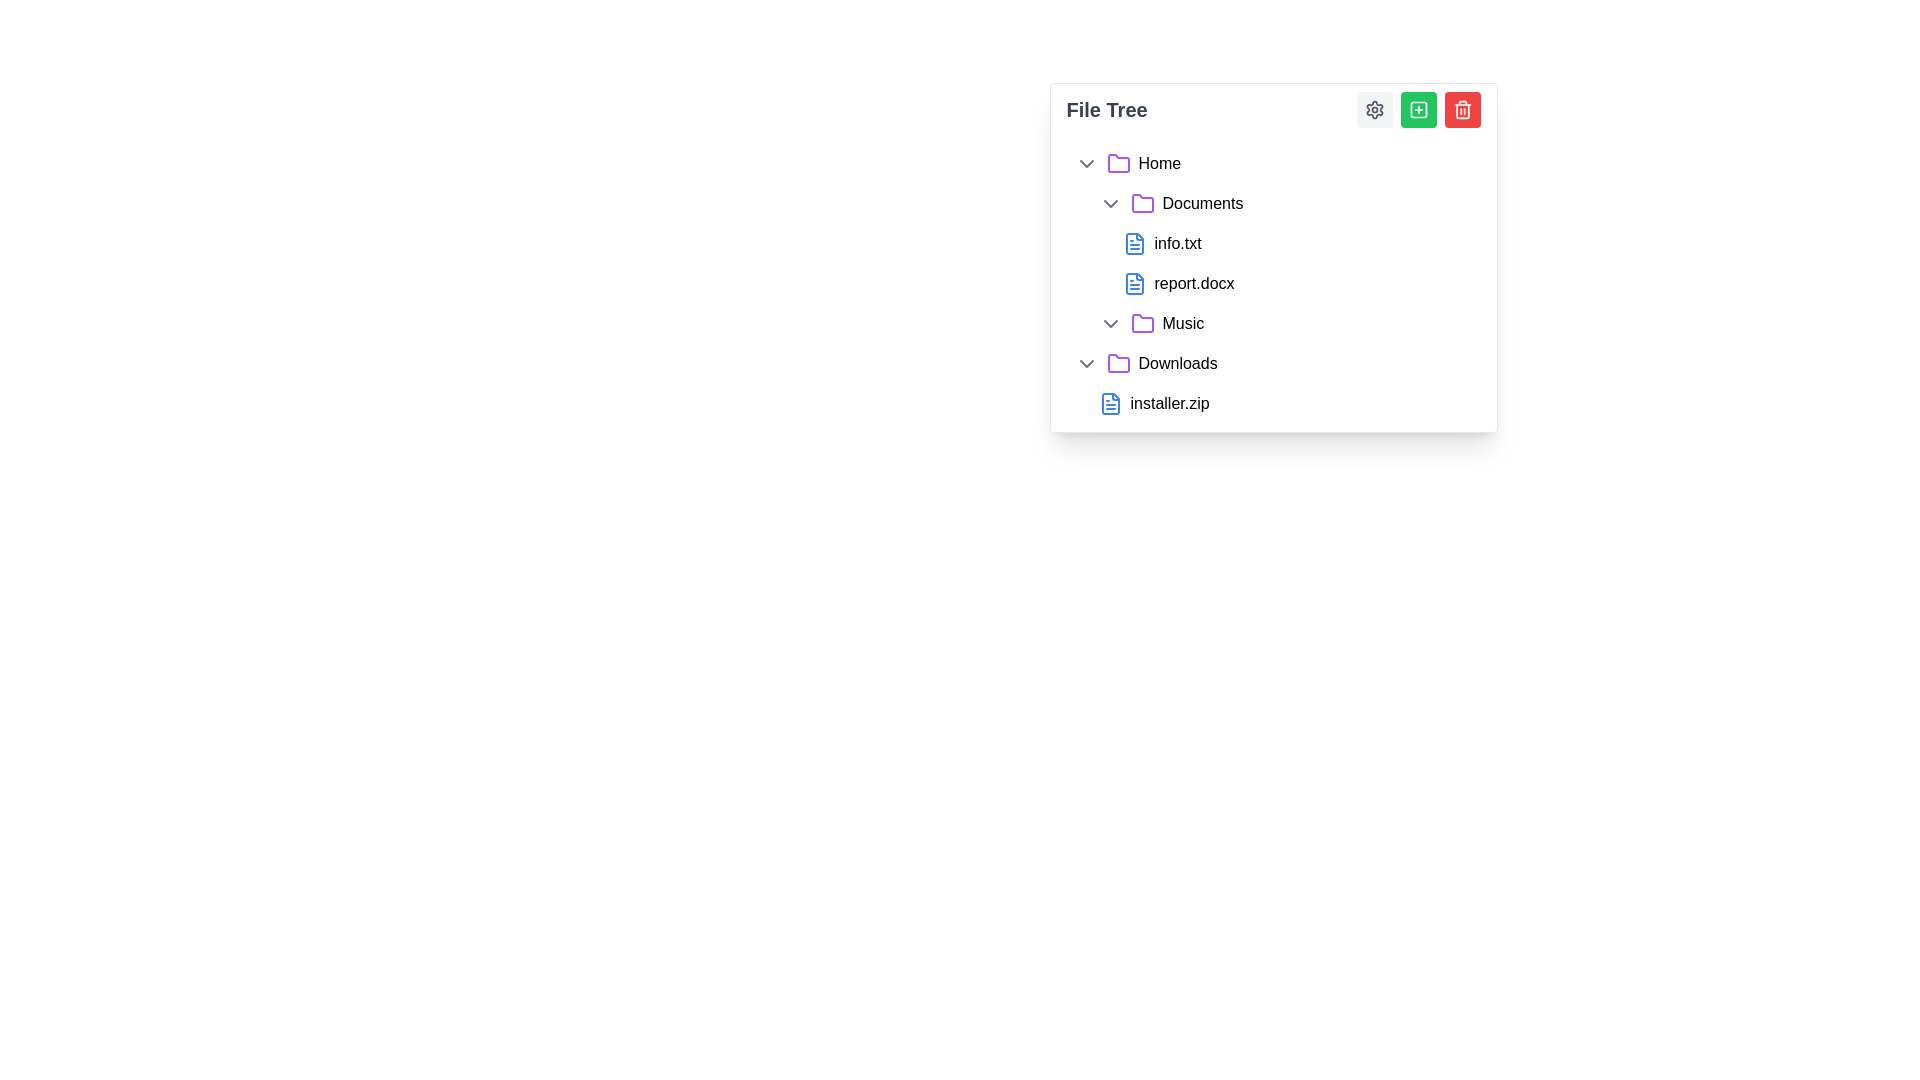  I want to click on the blue document file icon representing 'info.txt' in the File Tree interface, so click(1134, 242).